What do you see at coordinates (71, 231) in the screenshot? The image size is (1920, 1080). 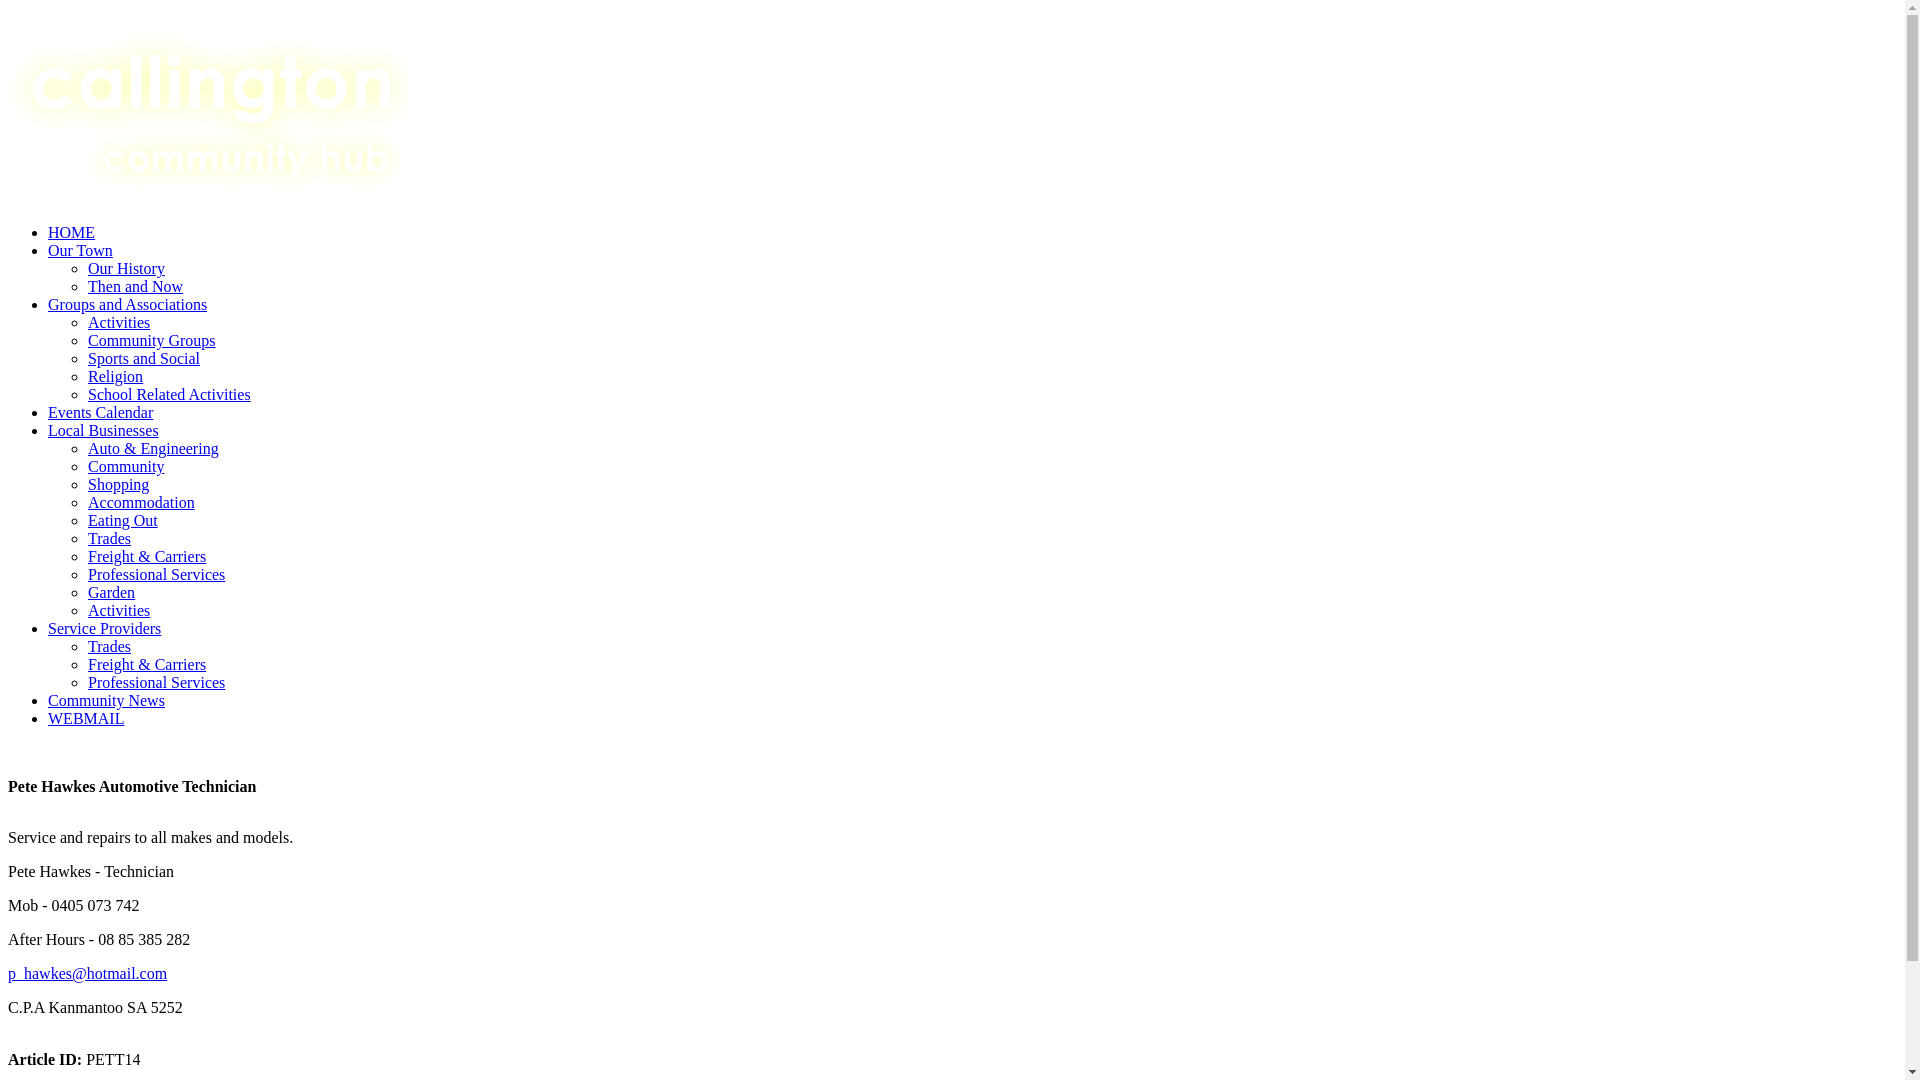 I see `'HOME'` at bounding box center [71, 231].